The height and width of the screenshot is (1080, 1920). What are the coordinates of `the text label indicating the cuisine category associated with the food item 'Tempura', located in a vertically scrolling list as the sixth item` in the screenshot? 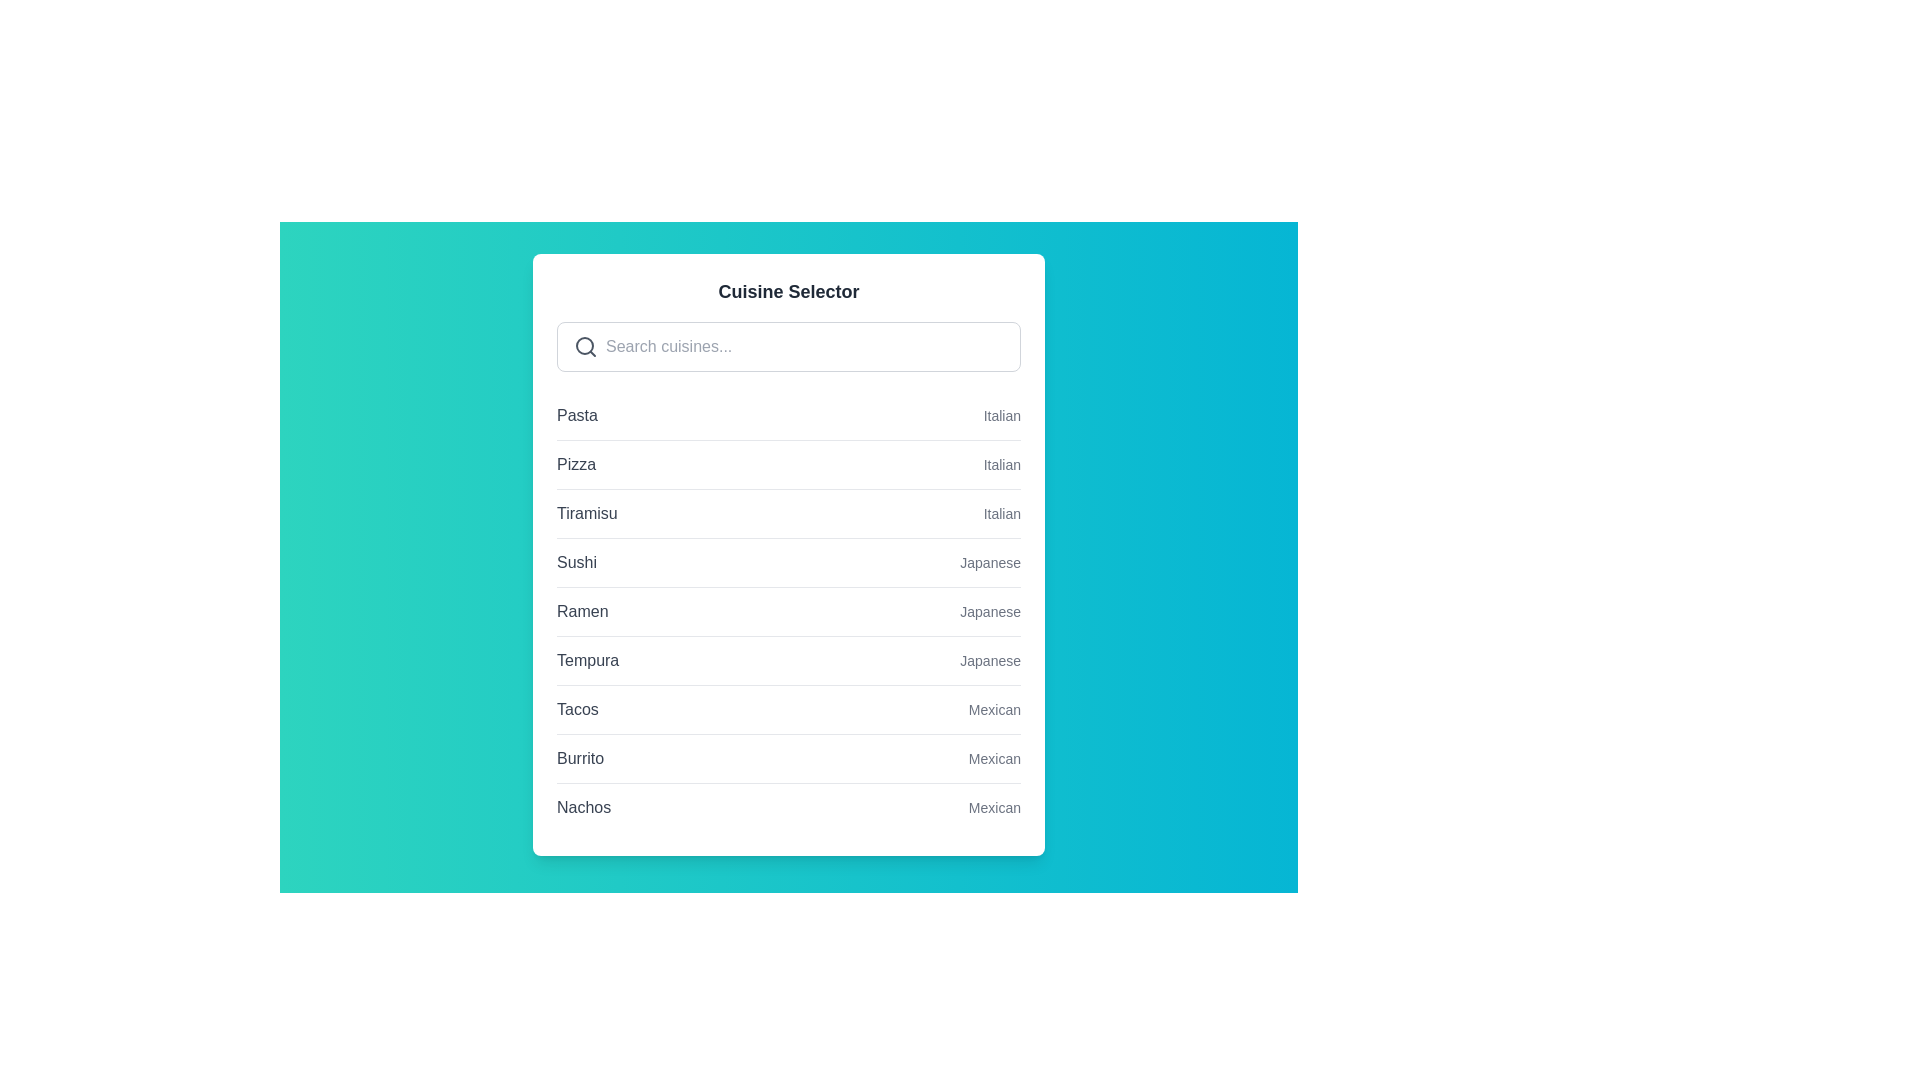 It's located at (990, 660).